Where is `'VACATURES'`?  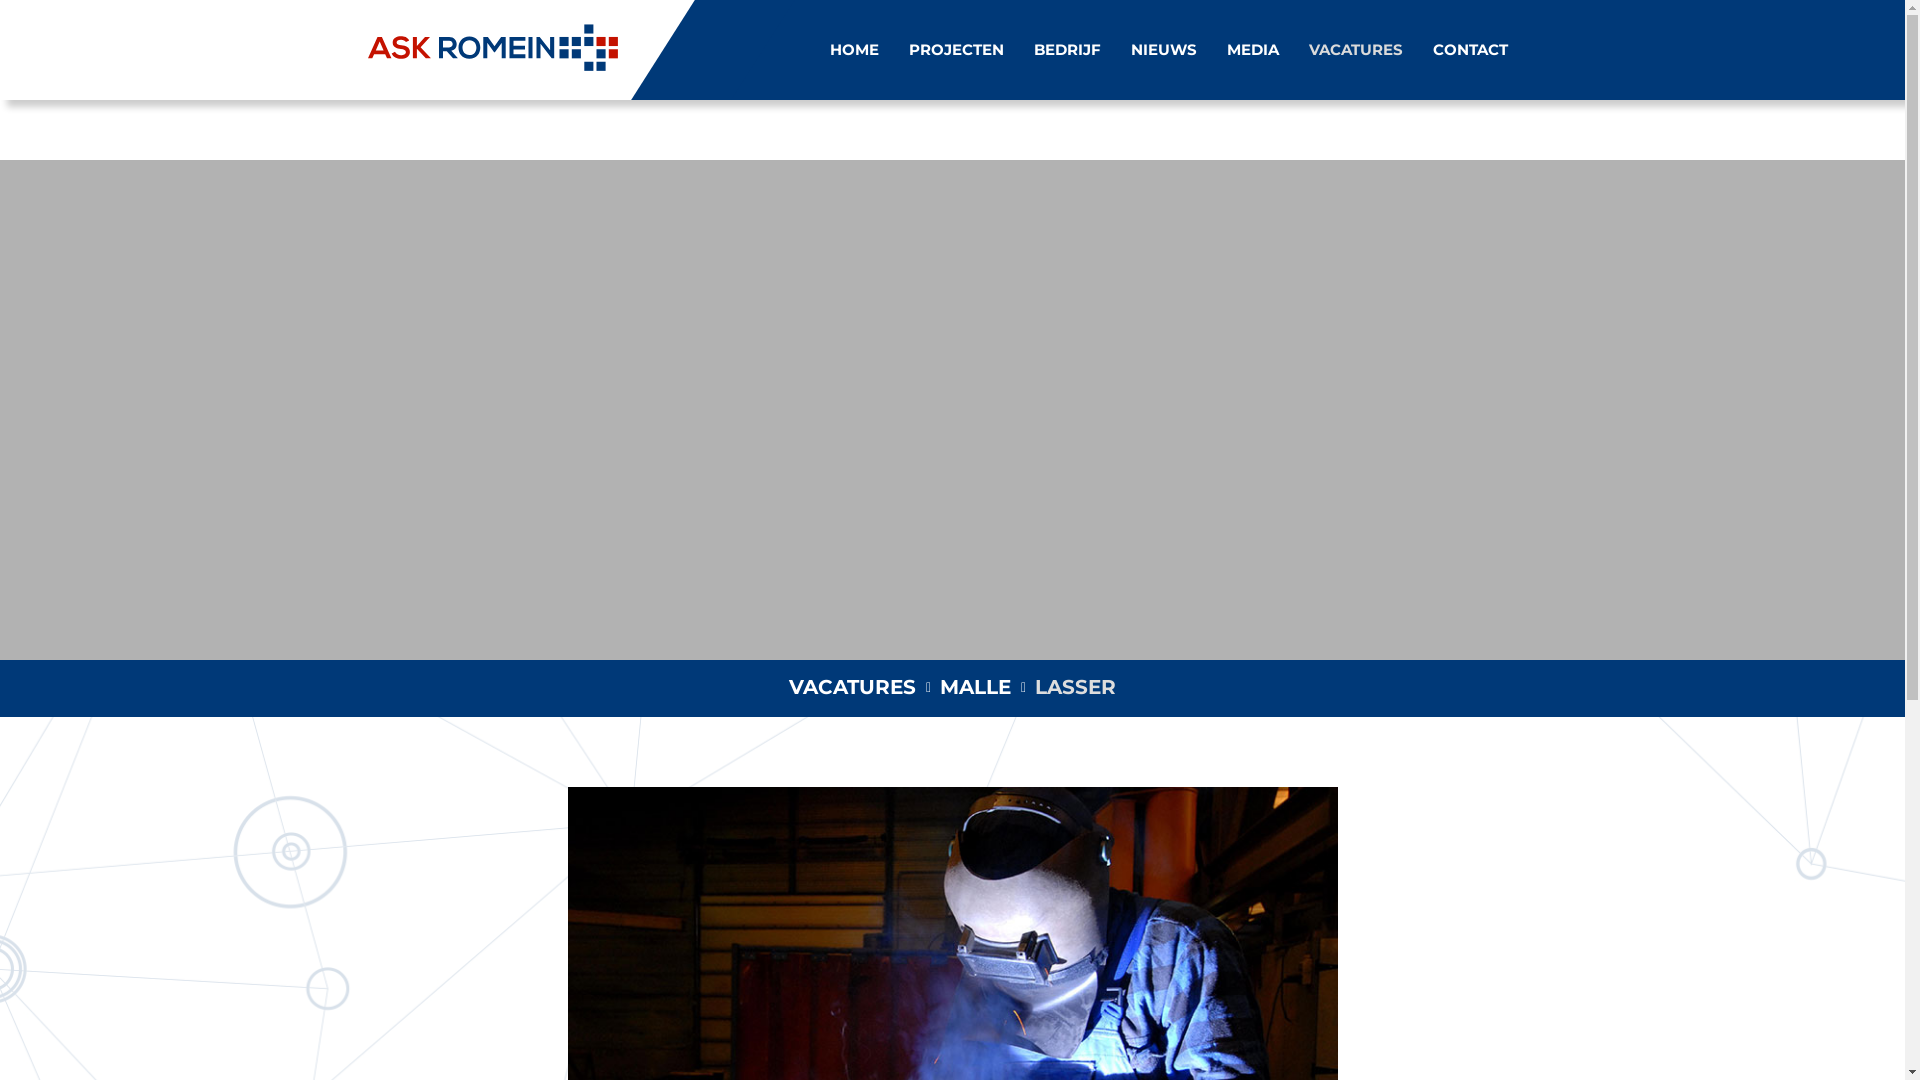 'VACATURES' is located at coordinates (852, 685).